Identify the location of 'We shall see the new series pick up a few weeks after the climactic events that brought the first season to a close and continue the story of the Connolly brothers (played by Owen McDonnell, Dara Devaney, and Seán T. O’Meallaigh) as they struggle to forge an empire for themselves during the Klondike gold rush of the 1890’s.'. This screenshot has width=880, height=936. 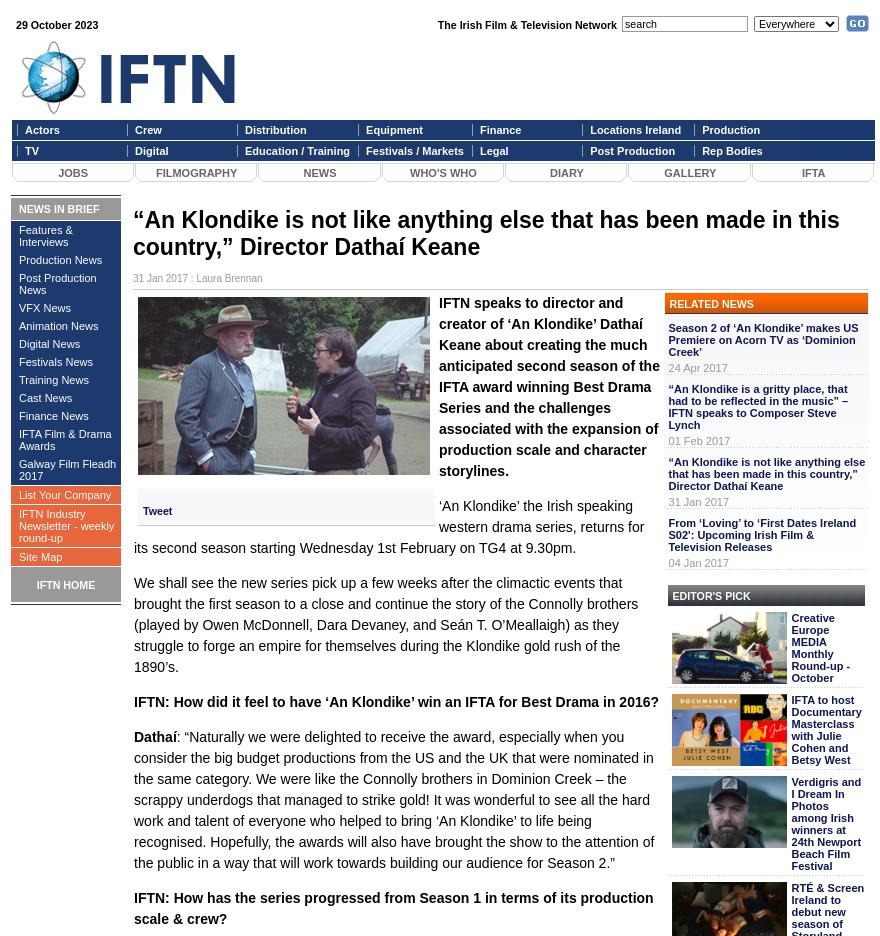
(384, 624).